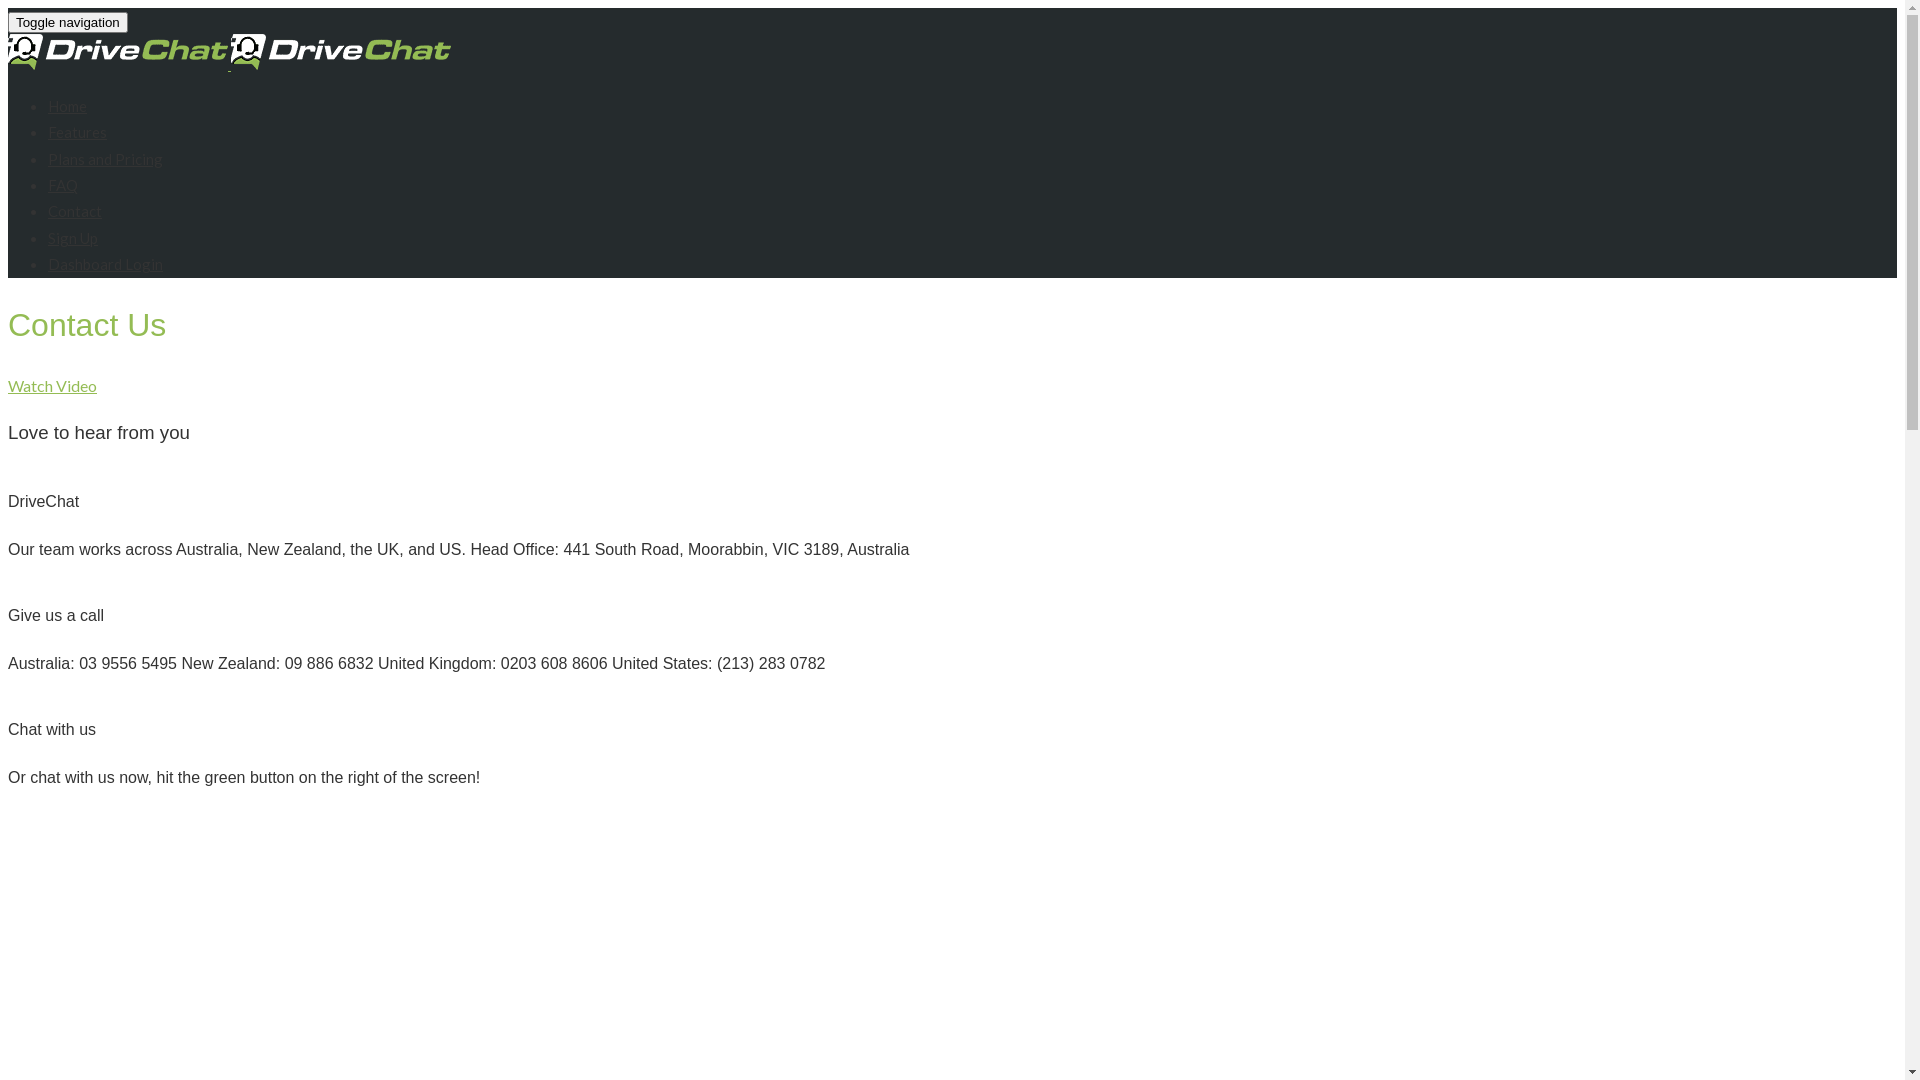  I want to click on 'Features', so click(77, 131).